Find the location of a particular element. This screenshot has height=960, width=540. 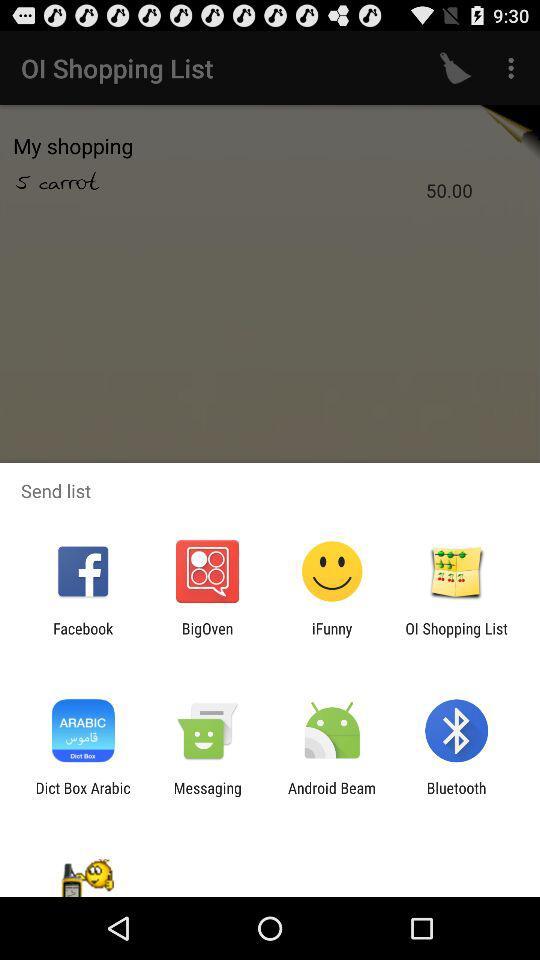

app next to facebook is located at coordinates (206, 636).